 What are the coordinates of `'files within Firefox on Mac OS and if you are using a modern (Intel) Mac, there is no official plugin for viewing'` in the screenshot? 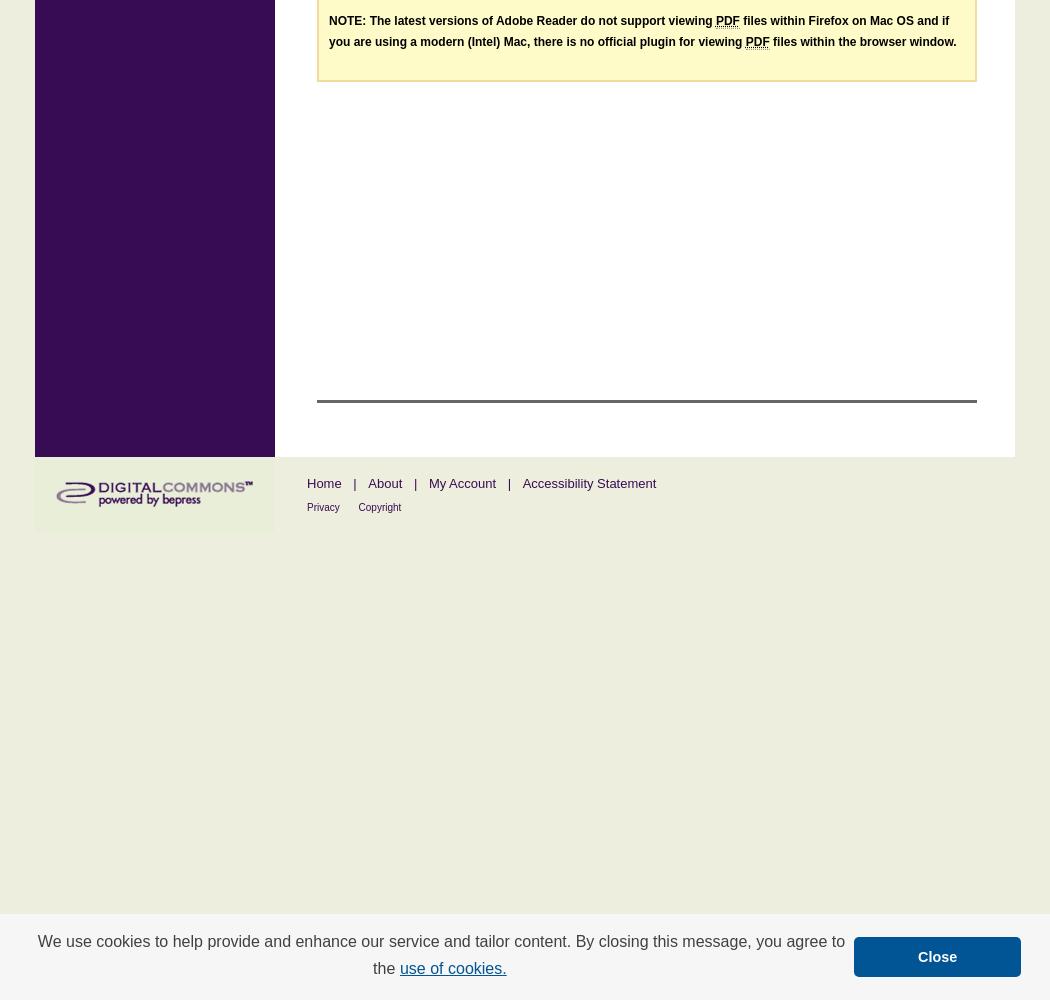 It's located at (328, 31).